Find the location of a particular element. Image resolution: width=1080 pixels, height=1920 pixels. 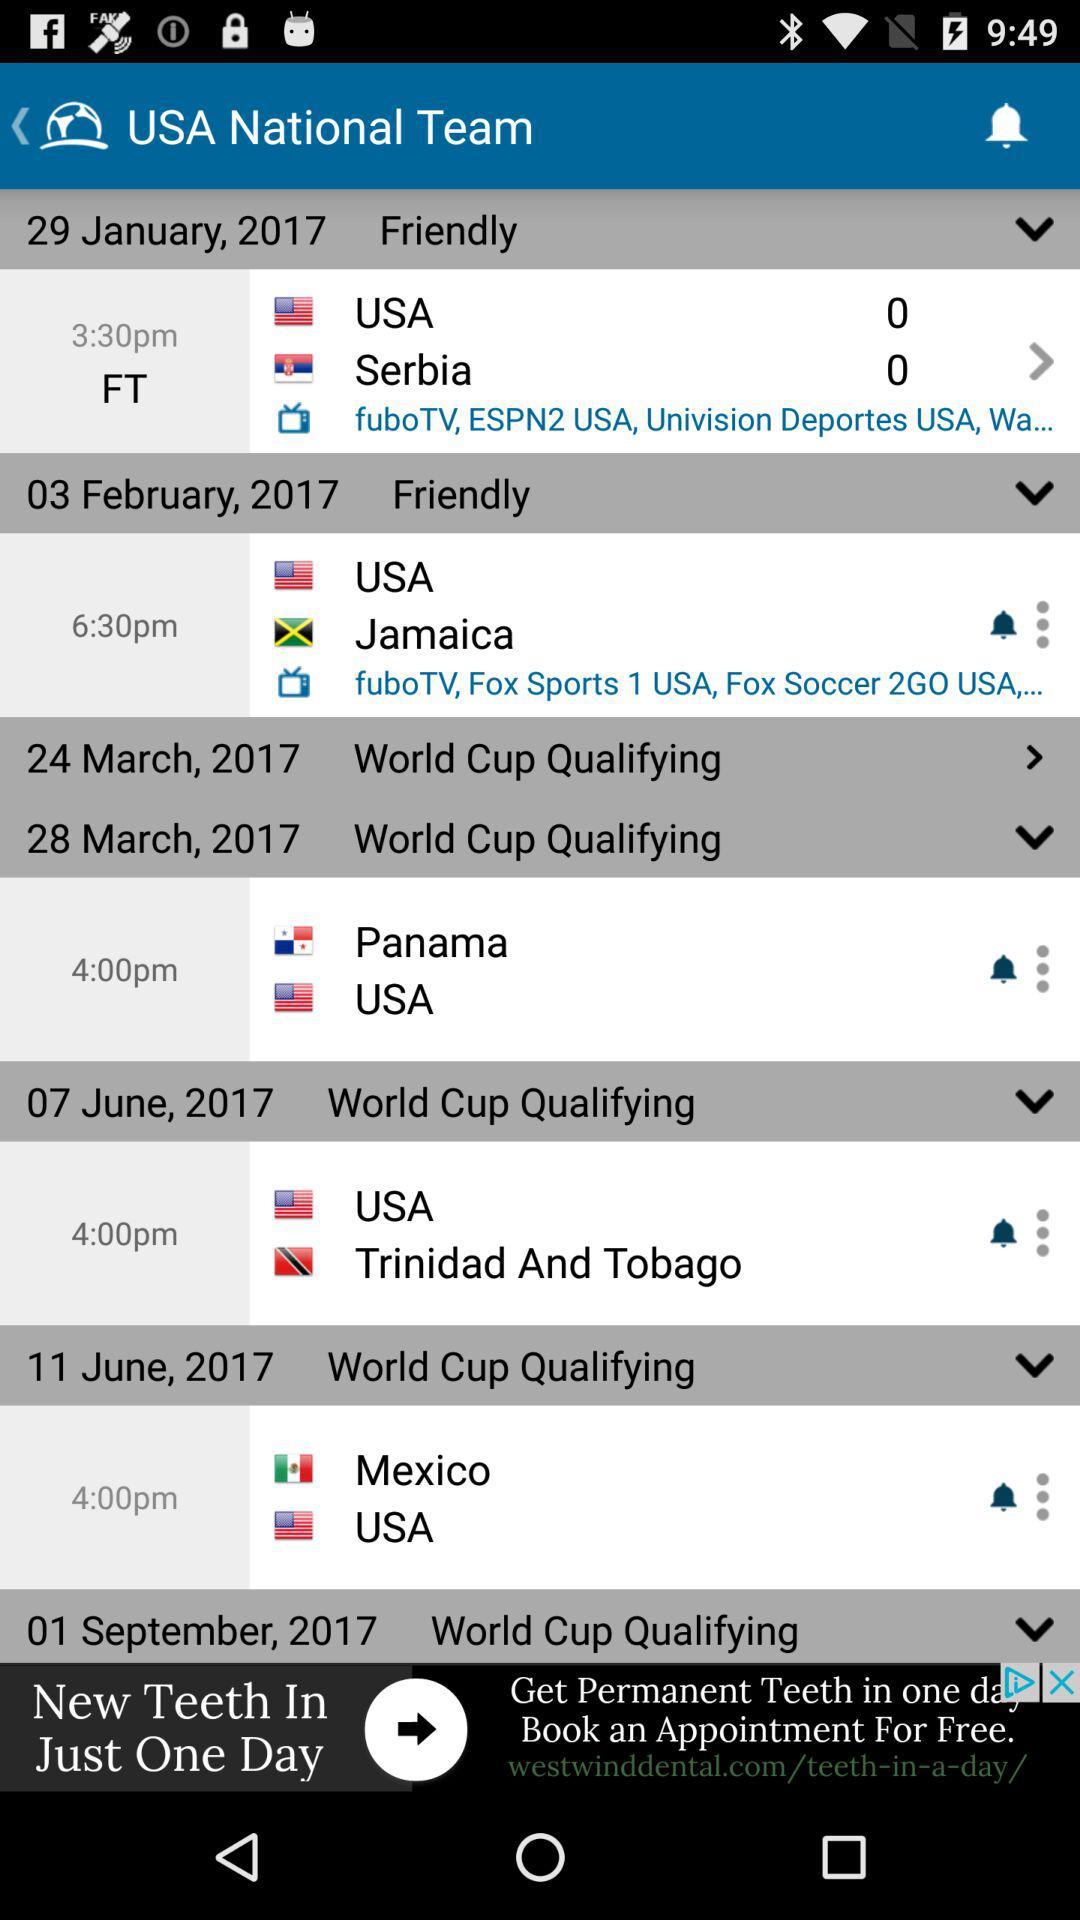

shows other option is located at coordinates (540, 1727).